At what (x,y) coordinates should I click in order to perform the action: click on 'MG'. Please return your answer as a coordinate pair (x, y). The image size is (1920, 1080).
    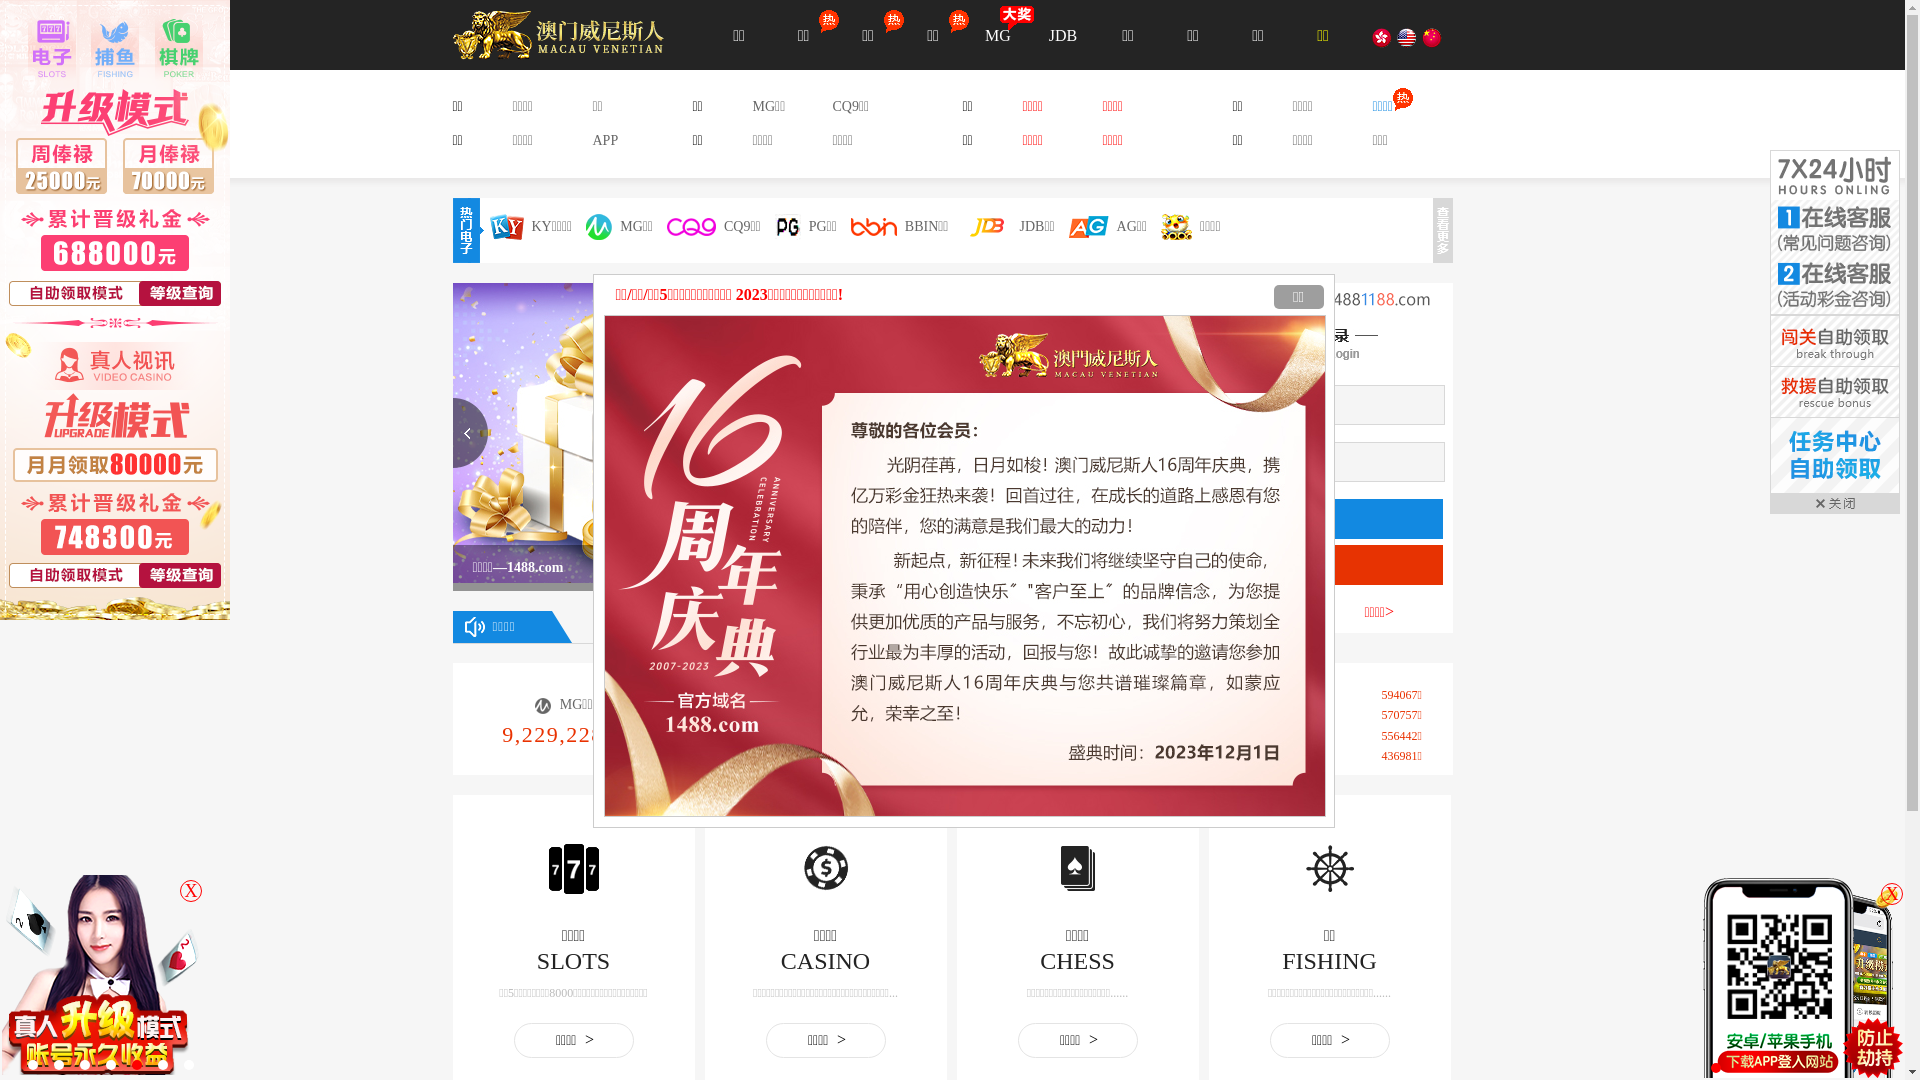
    Looking at the image, I should click on (998, 34).